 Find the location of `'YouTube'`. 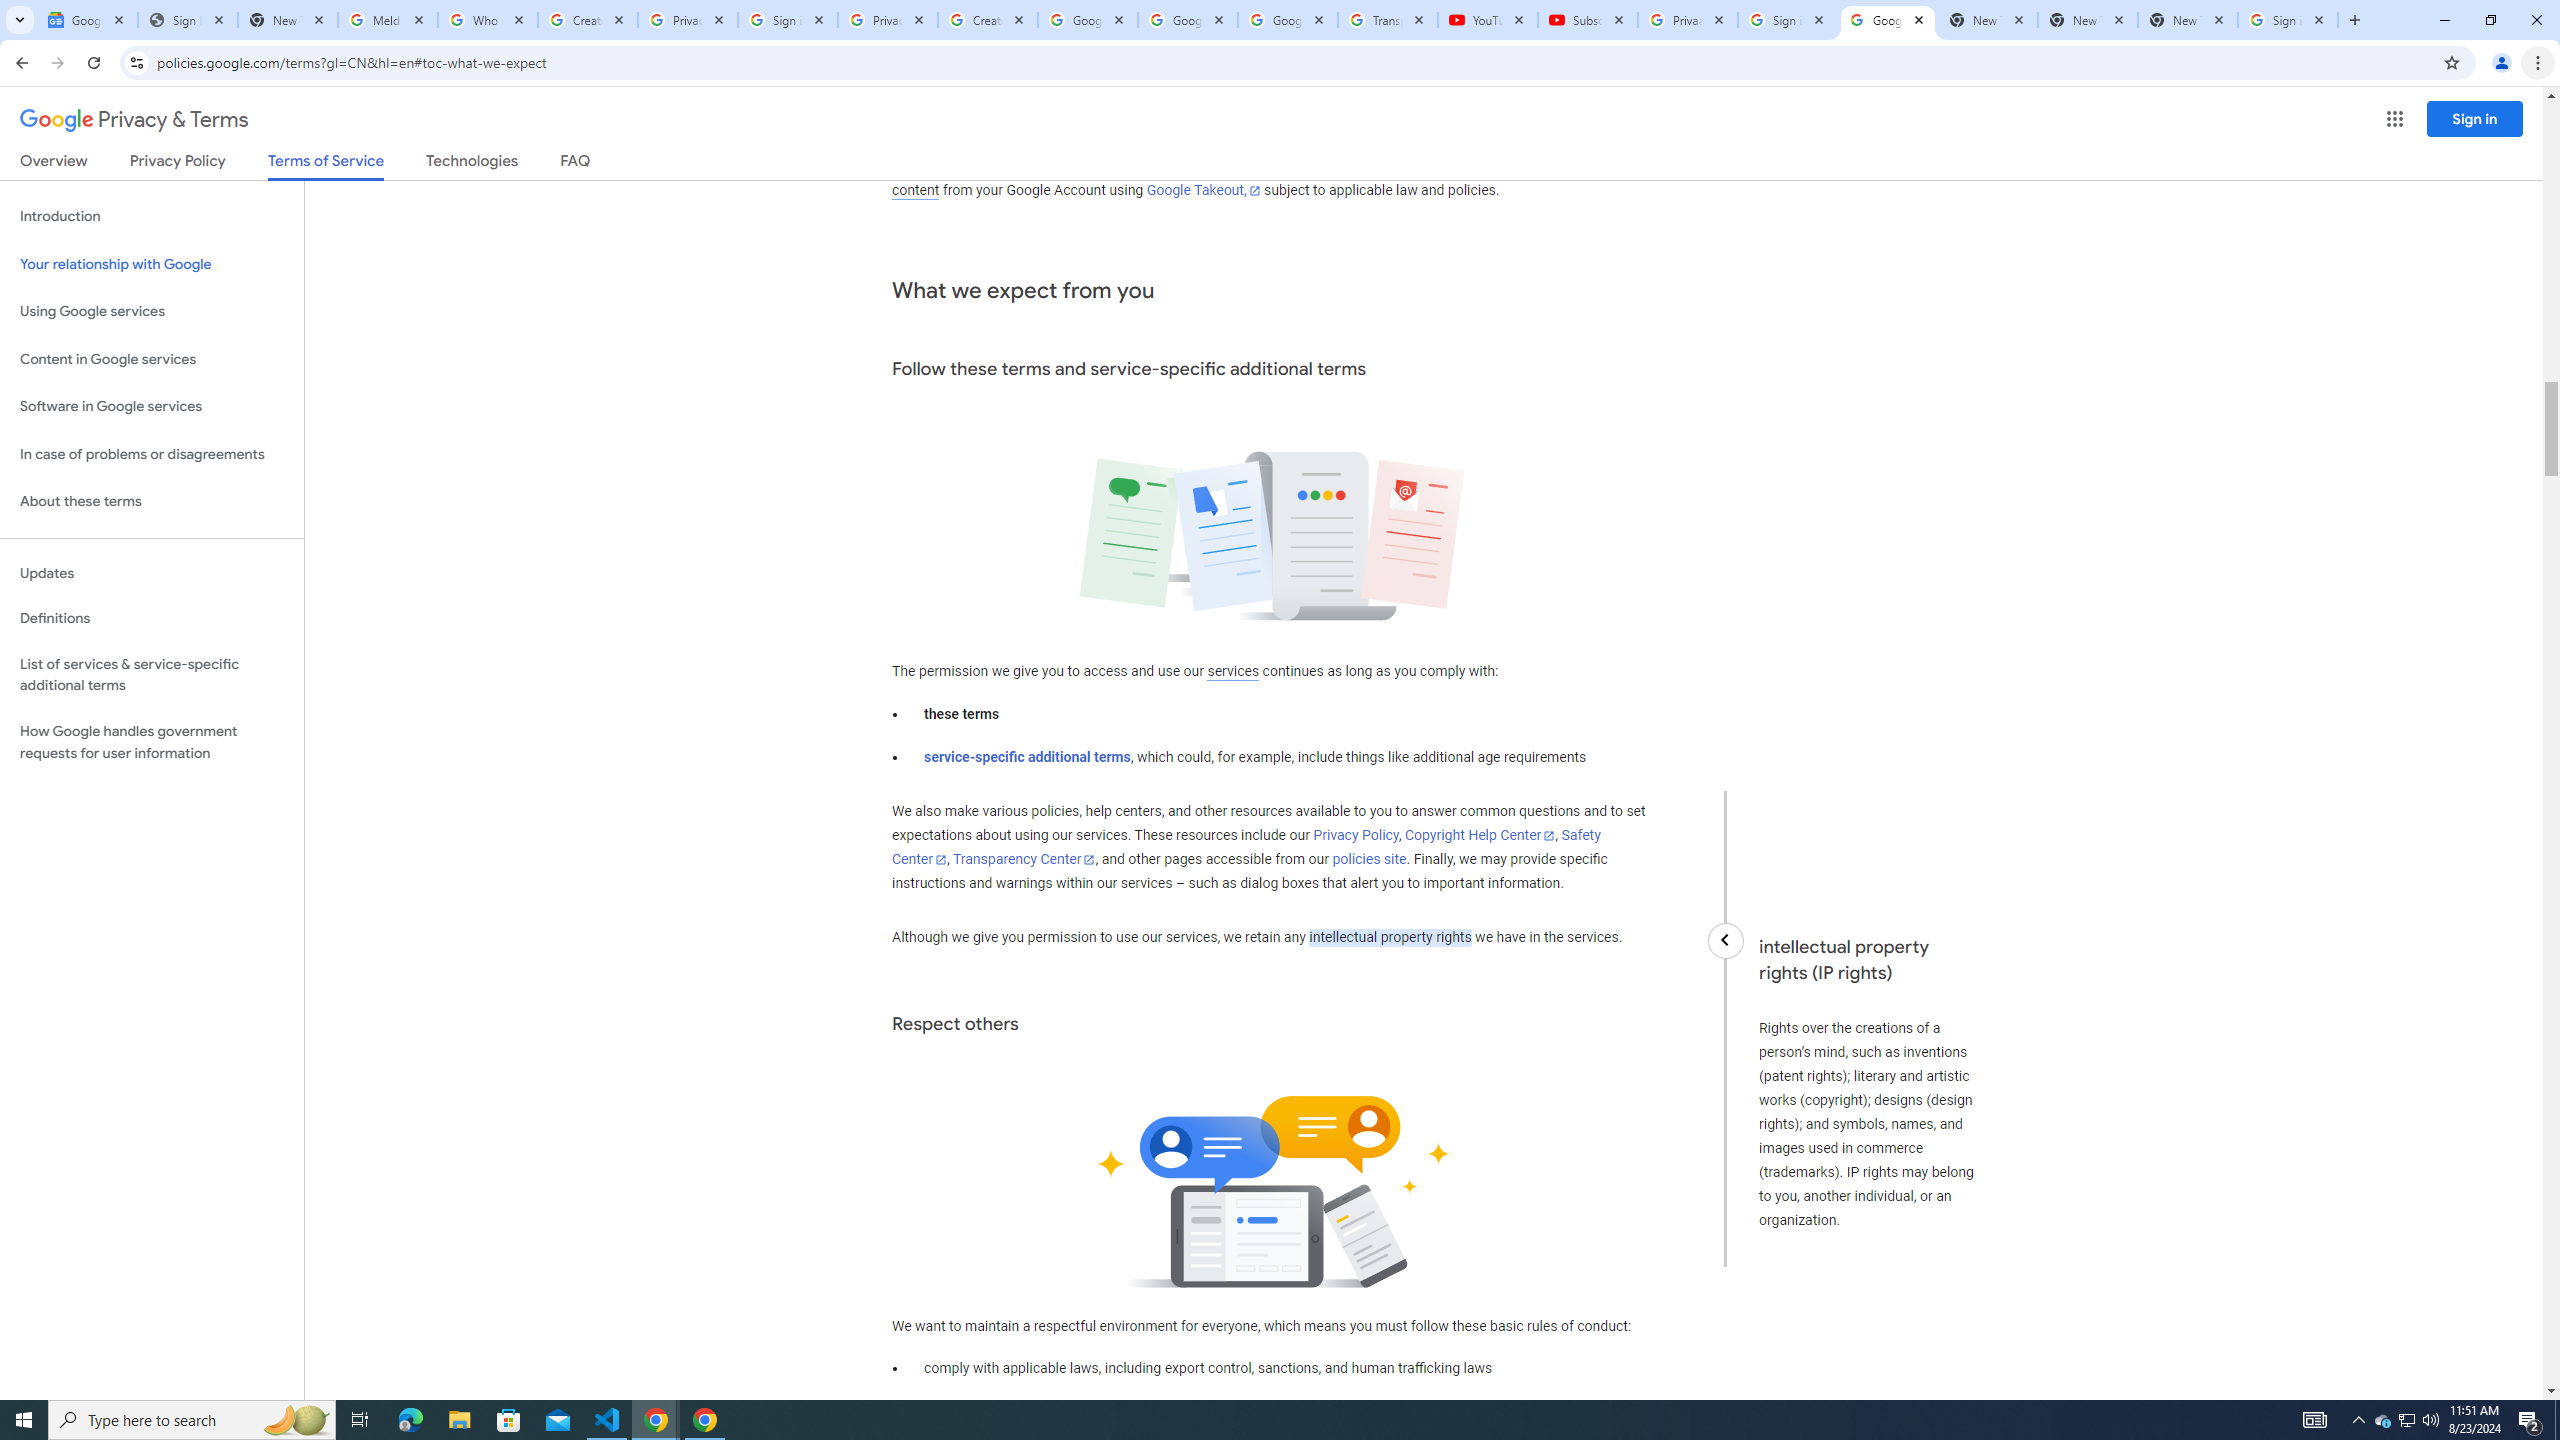

'YouTube' is located at coordinates (1487, 19).